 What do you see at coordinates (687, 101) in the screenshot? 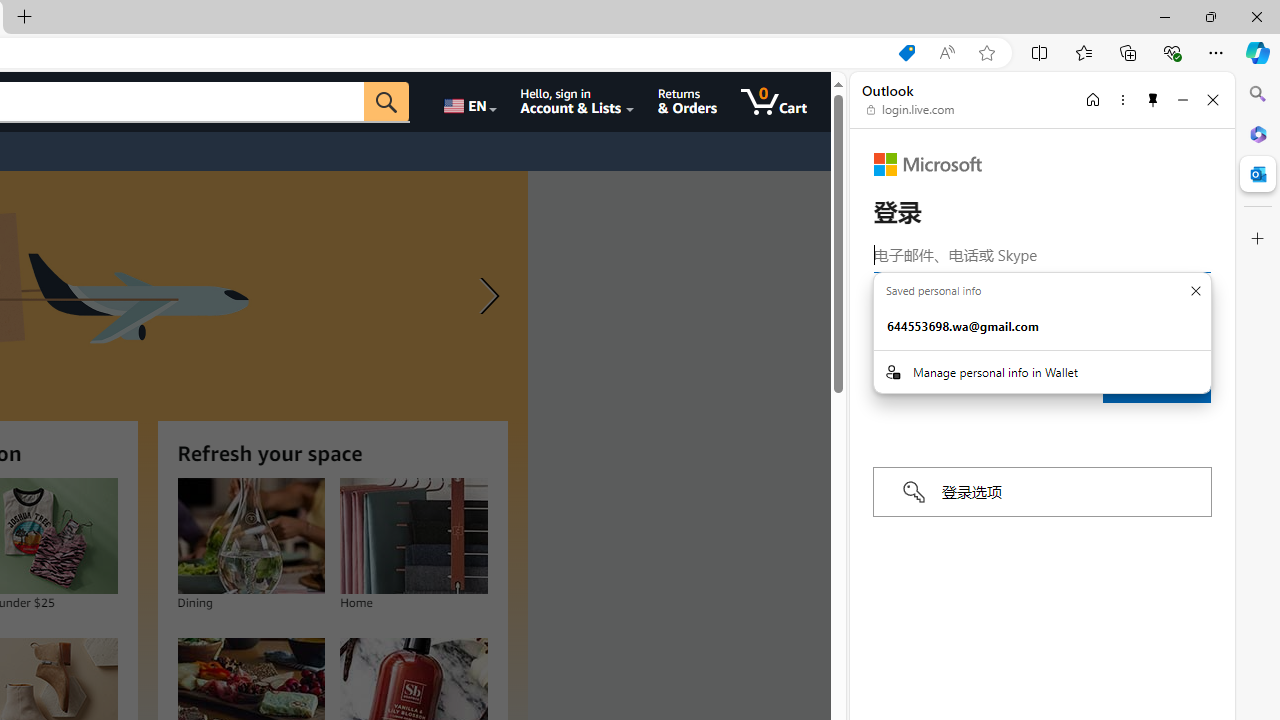
I see `'Returns & Orders'` at bounding box center [687, 101].